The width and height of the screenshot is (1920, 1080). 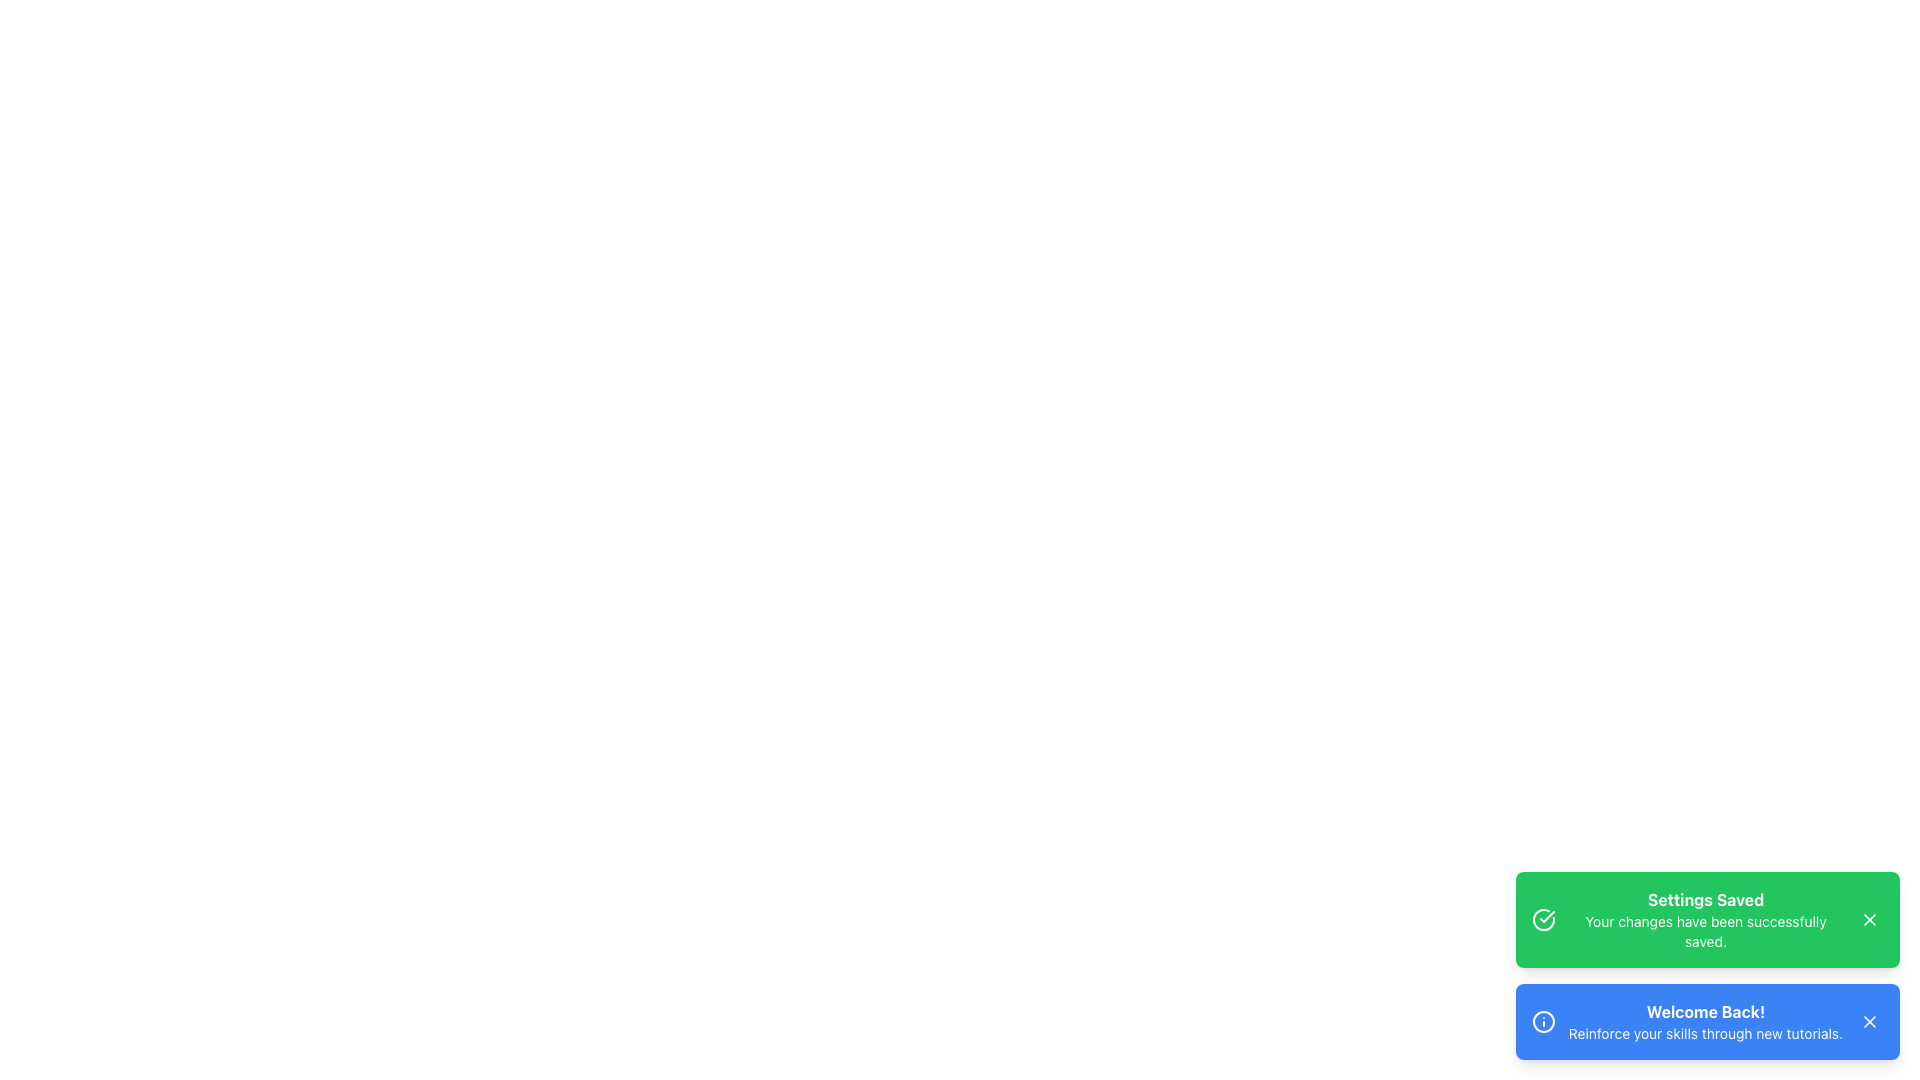 What do you see at coordinates (1869, 920) in the screenshot?
I see `the Close button located at the bottom-right corner of the interface` at bounding box center [1869, 920].